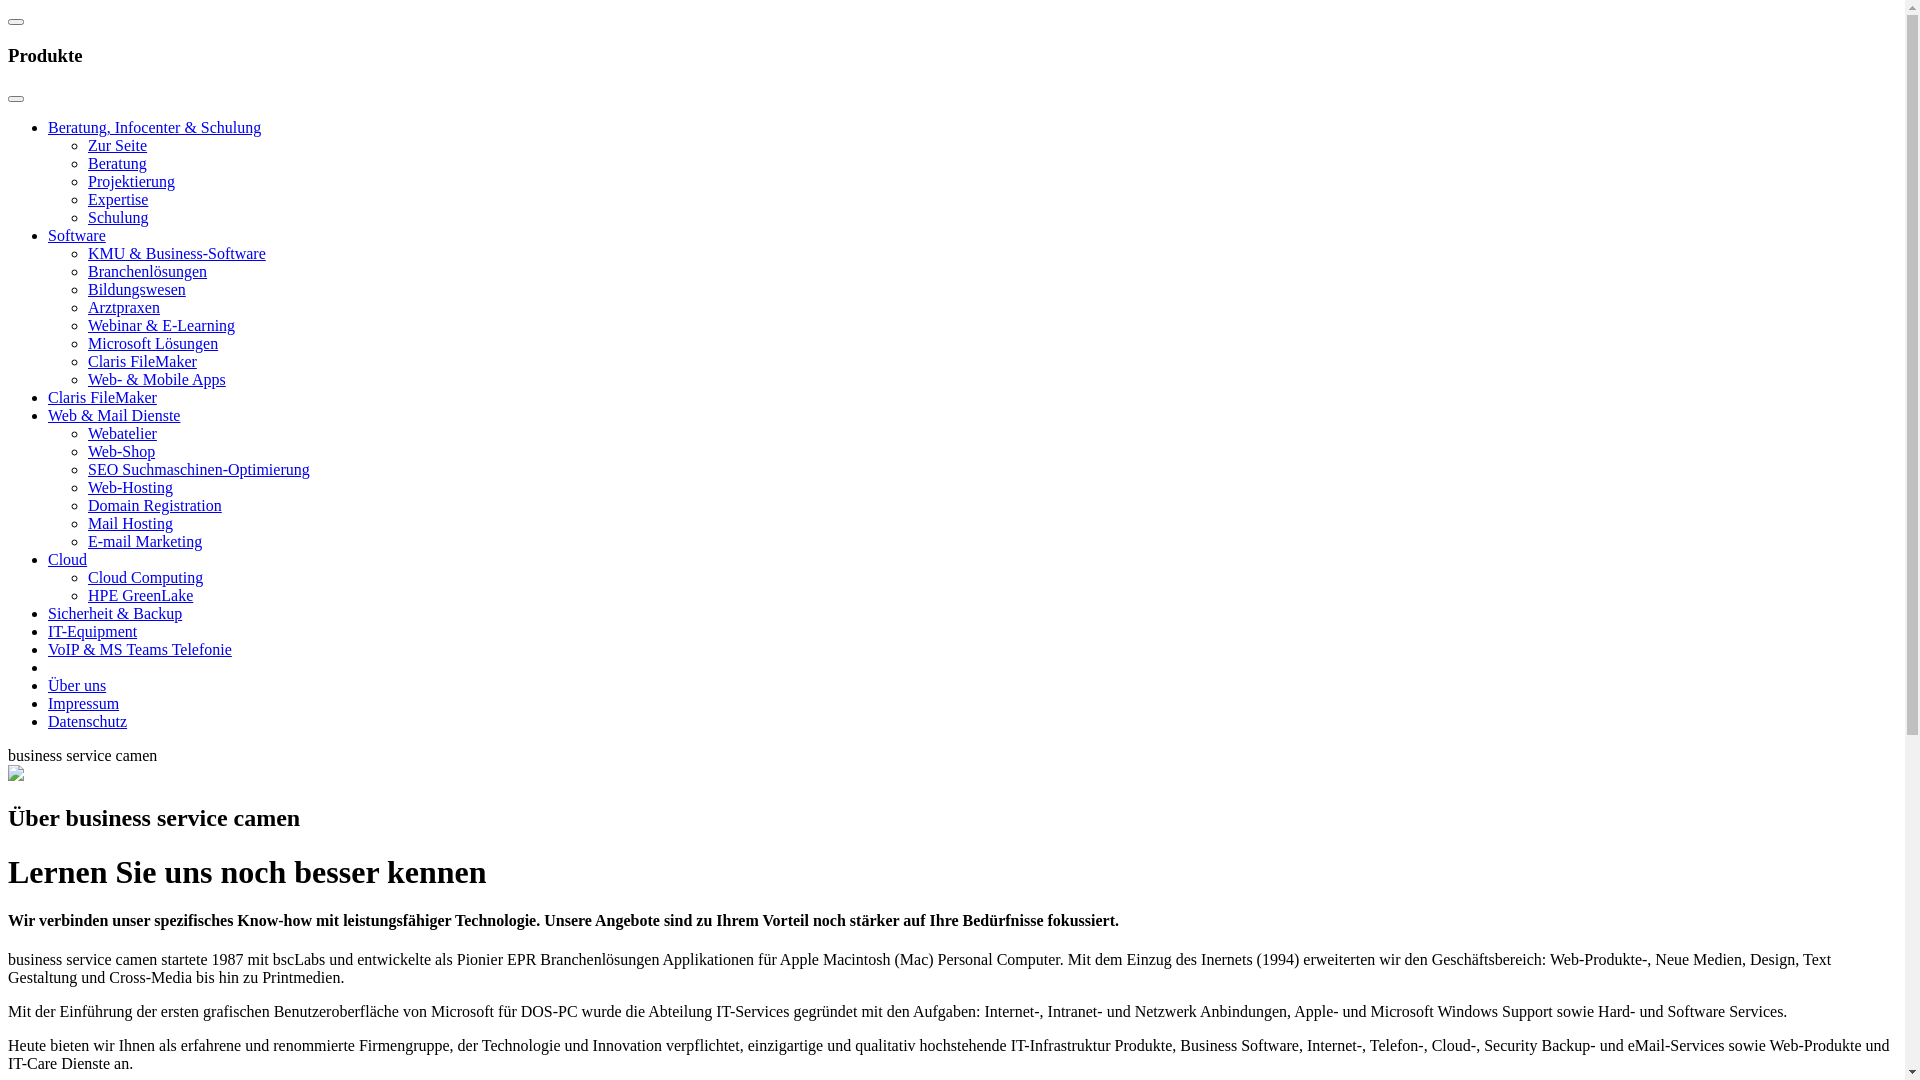  What do you see at coordinates (143, 541) in the screenshot?
I see `'E-mail Marketing'` at bounding box center [143, 541].